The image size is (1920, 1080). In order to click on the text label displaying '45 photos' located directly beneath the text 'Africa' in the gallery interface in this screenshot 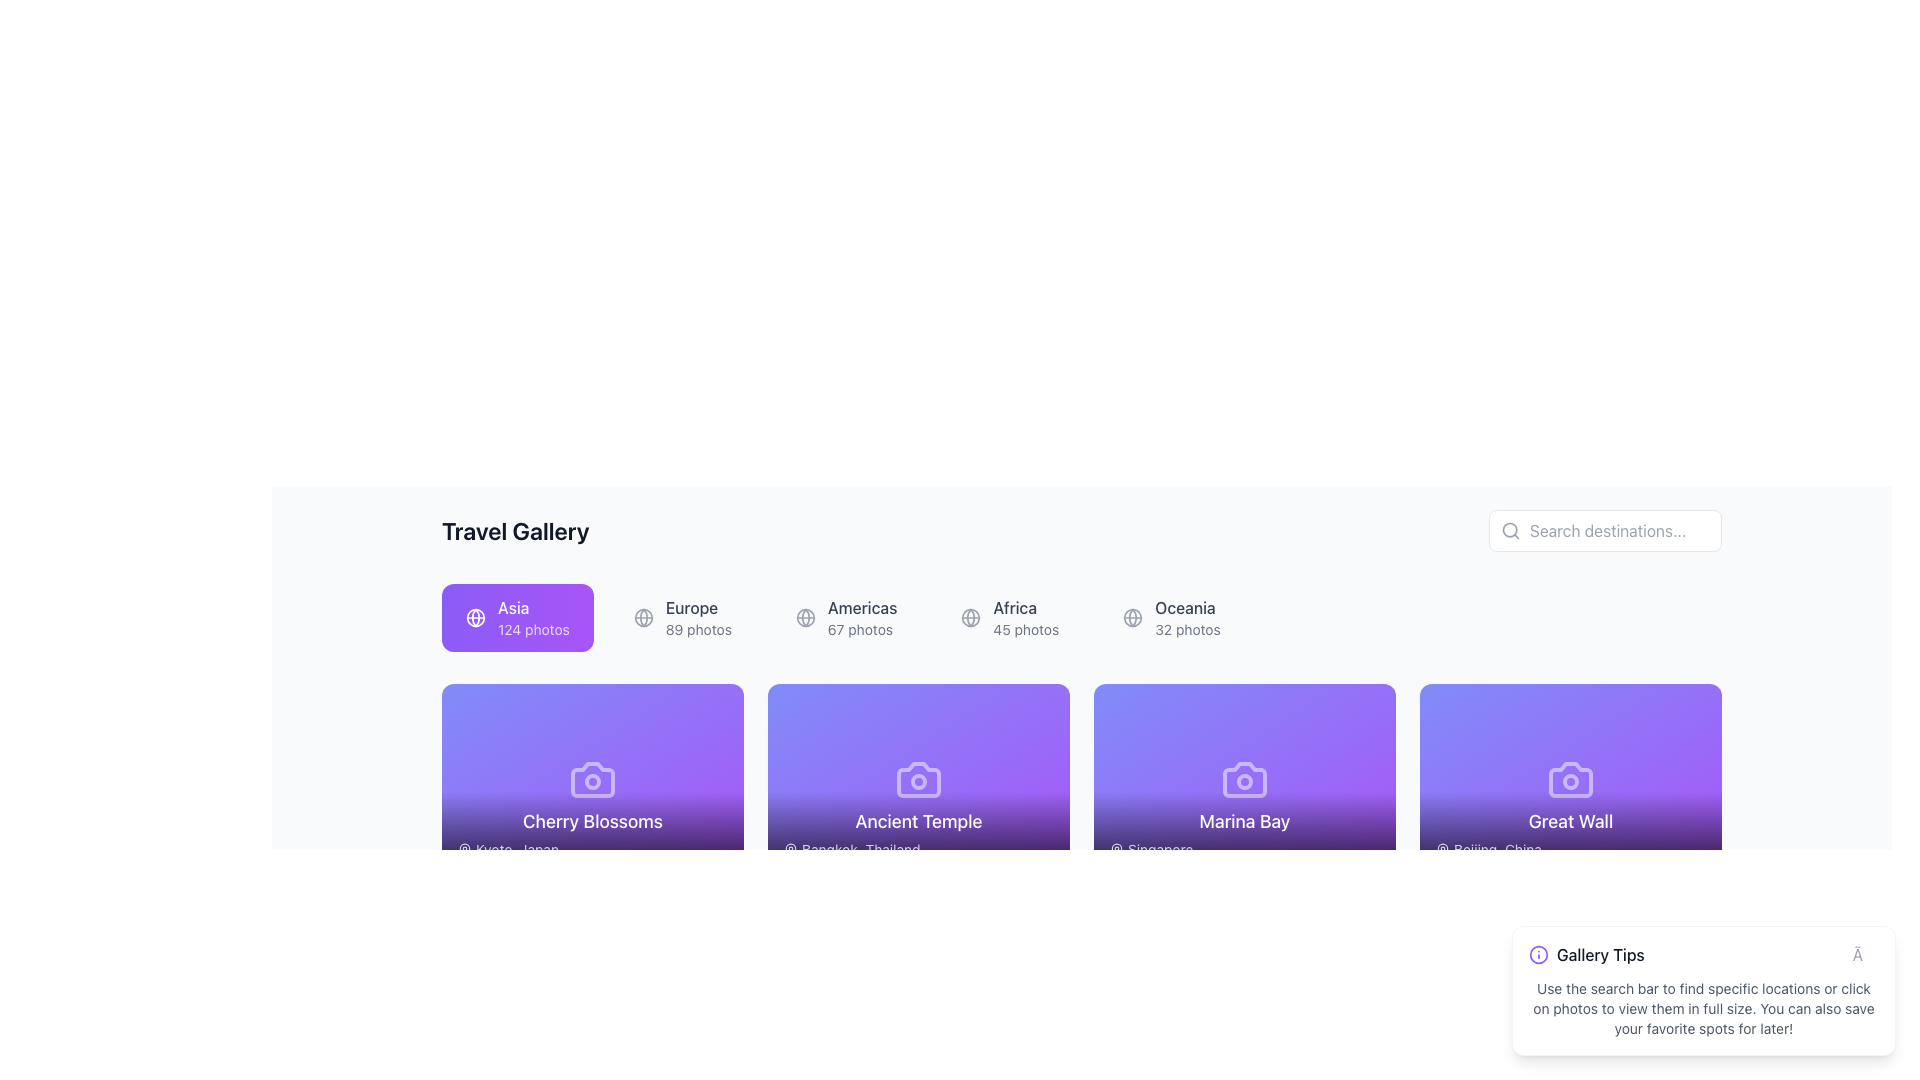, I will do `click(1026, 628)`.